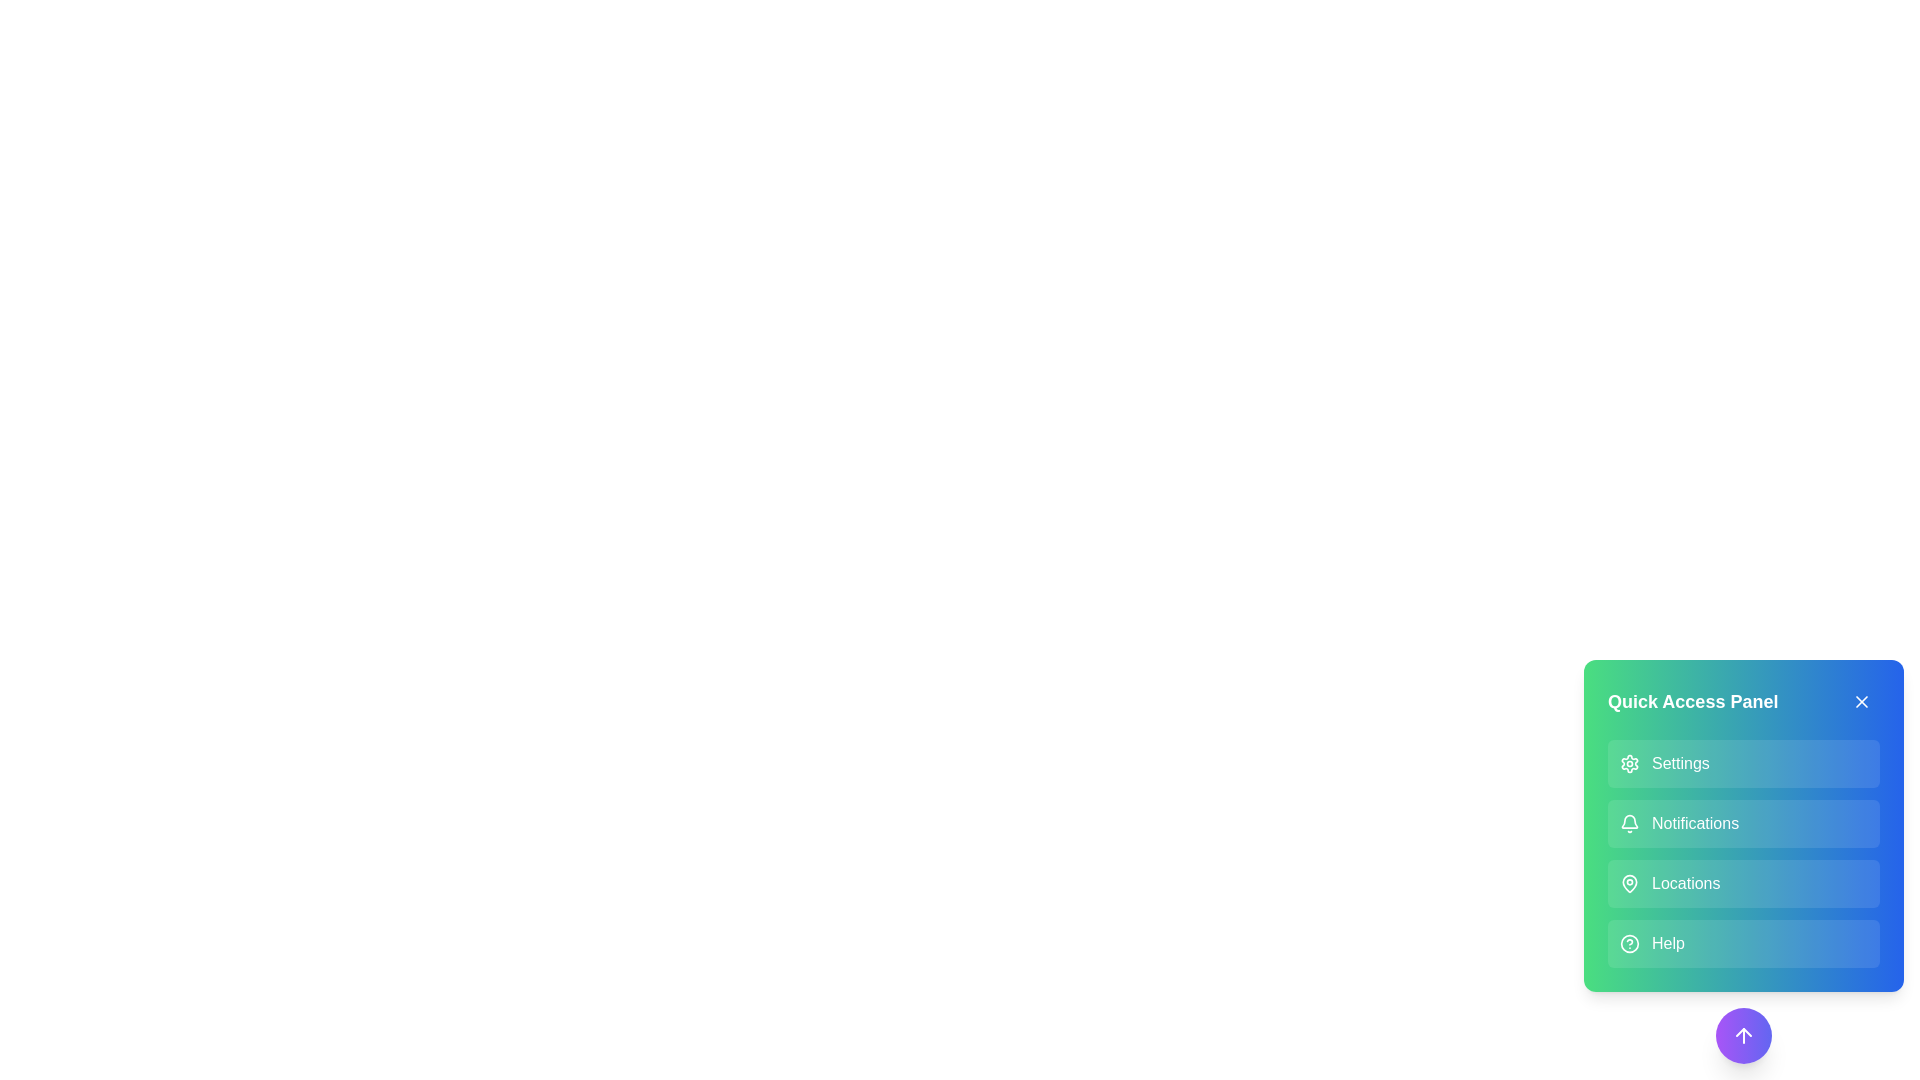 Image resolution: width=1920 pixels, height=1080 pixels. What do you see at coordinates (1861, 701) in the screenshot?
I see `the close button located in the top-right corner of the 'Quick Access Panel'` at bounding box center [1861, 701].